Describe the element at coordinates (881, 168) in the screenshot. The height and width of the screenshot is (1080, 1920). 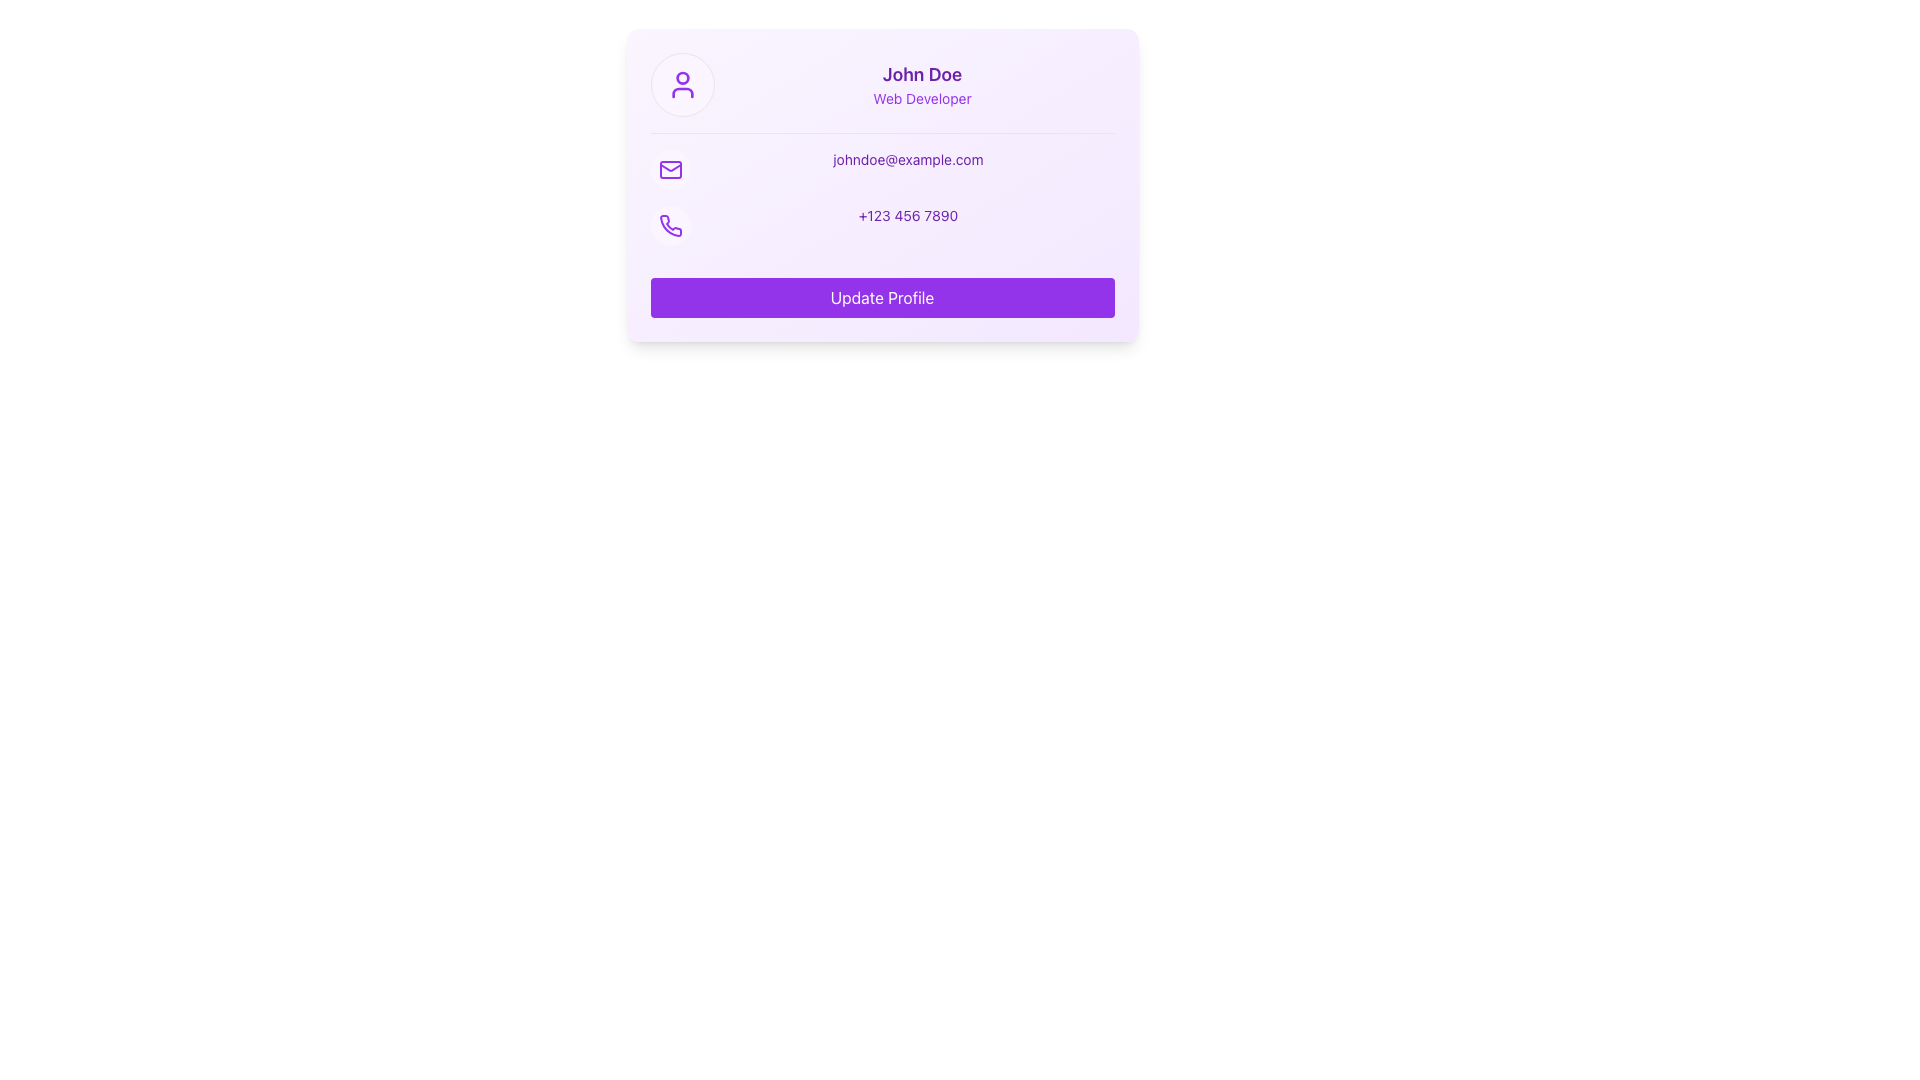
I see `the Text label displaying the user's email address, located in the contact information section, next to a purple envelope icon and above a phone number display` at that location.